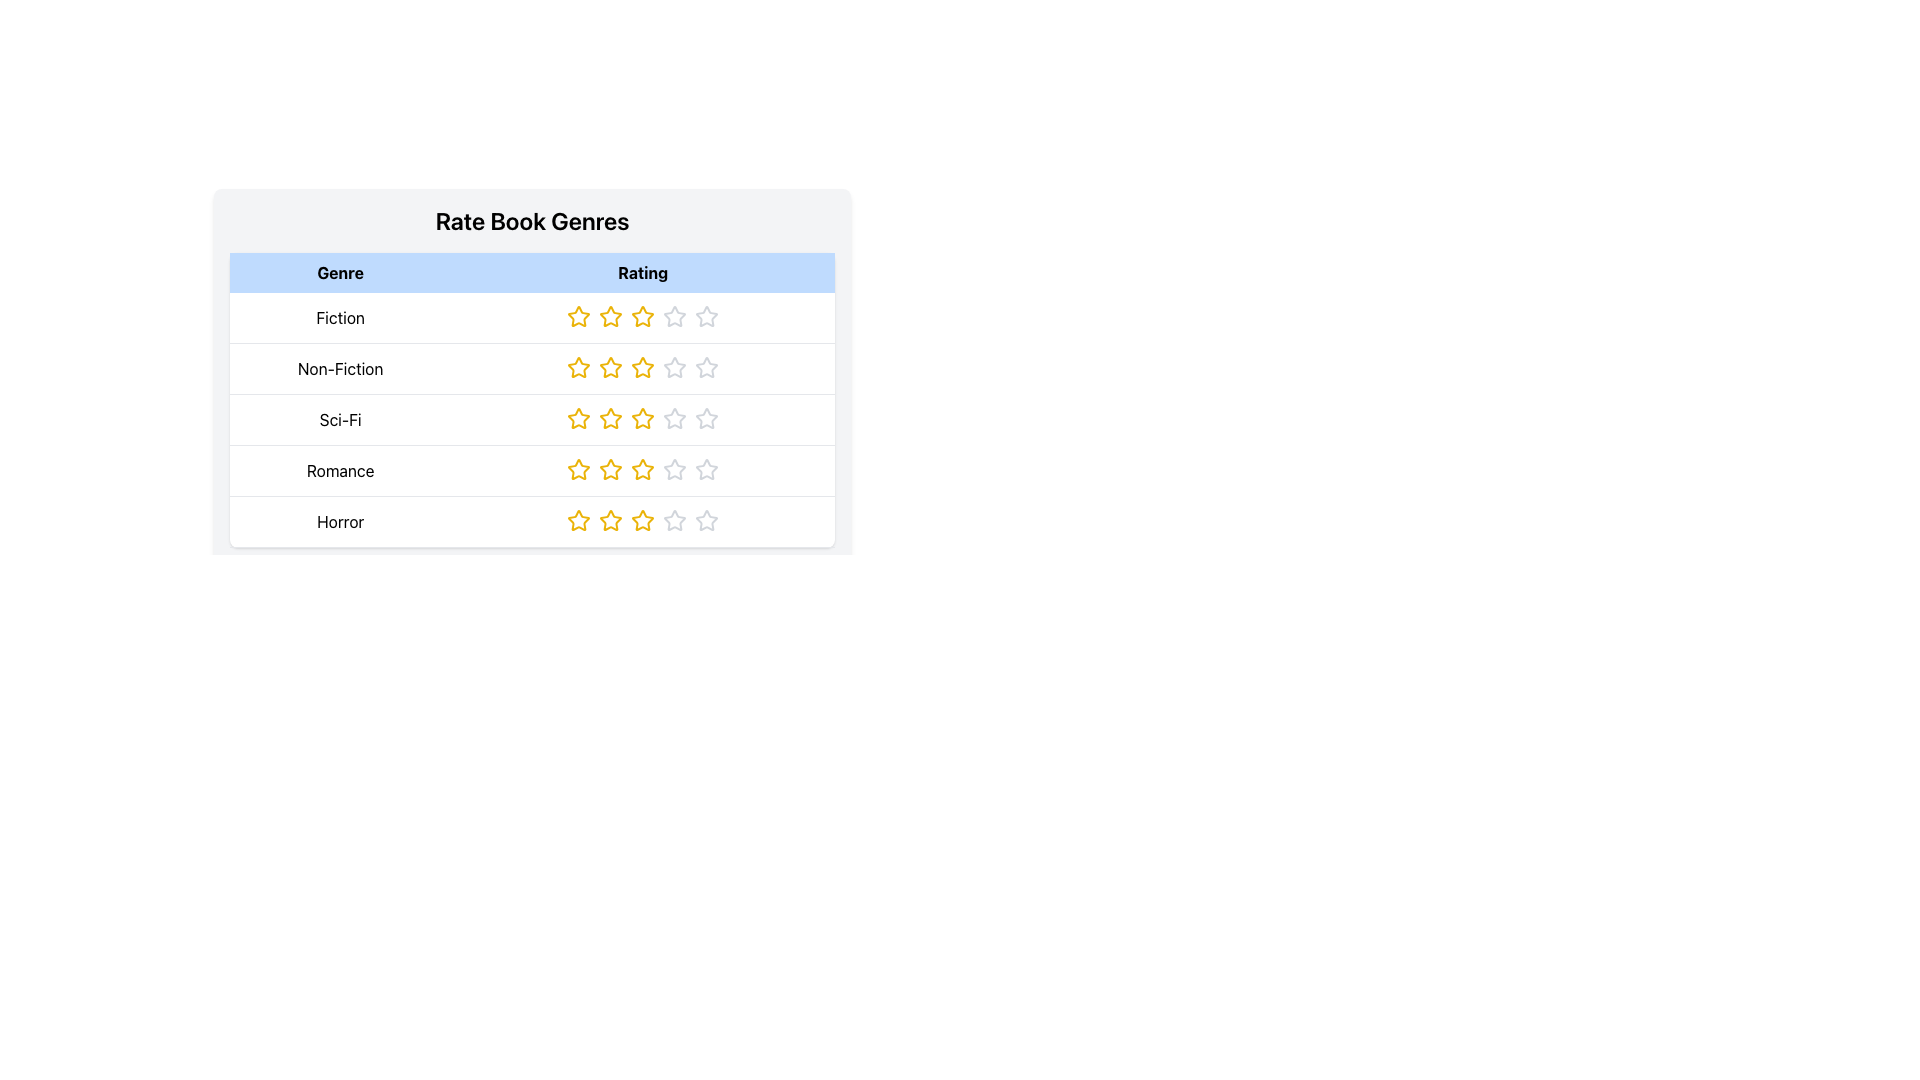 This screenshot has width=1920, height=1080. What do you see at coordinates (532, 419) in the screenshot?
I see `the Table Cell with Text Content that displays genres, located in the third row of the genre-rating table` at bounding box center [532, 419].